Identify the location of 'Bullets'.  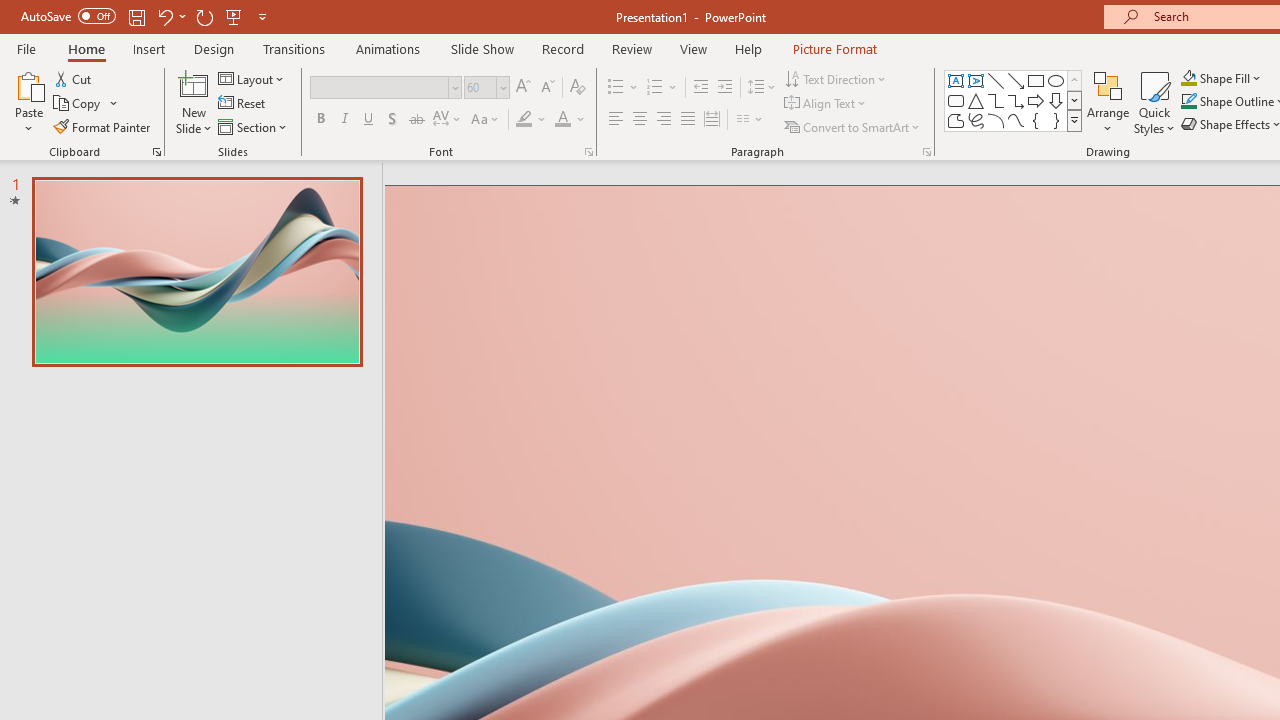
(615, 86).